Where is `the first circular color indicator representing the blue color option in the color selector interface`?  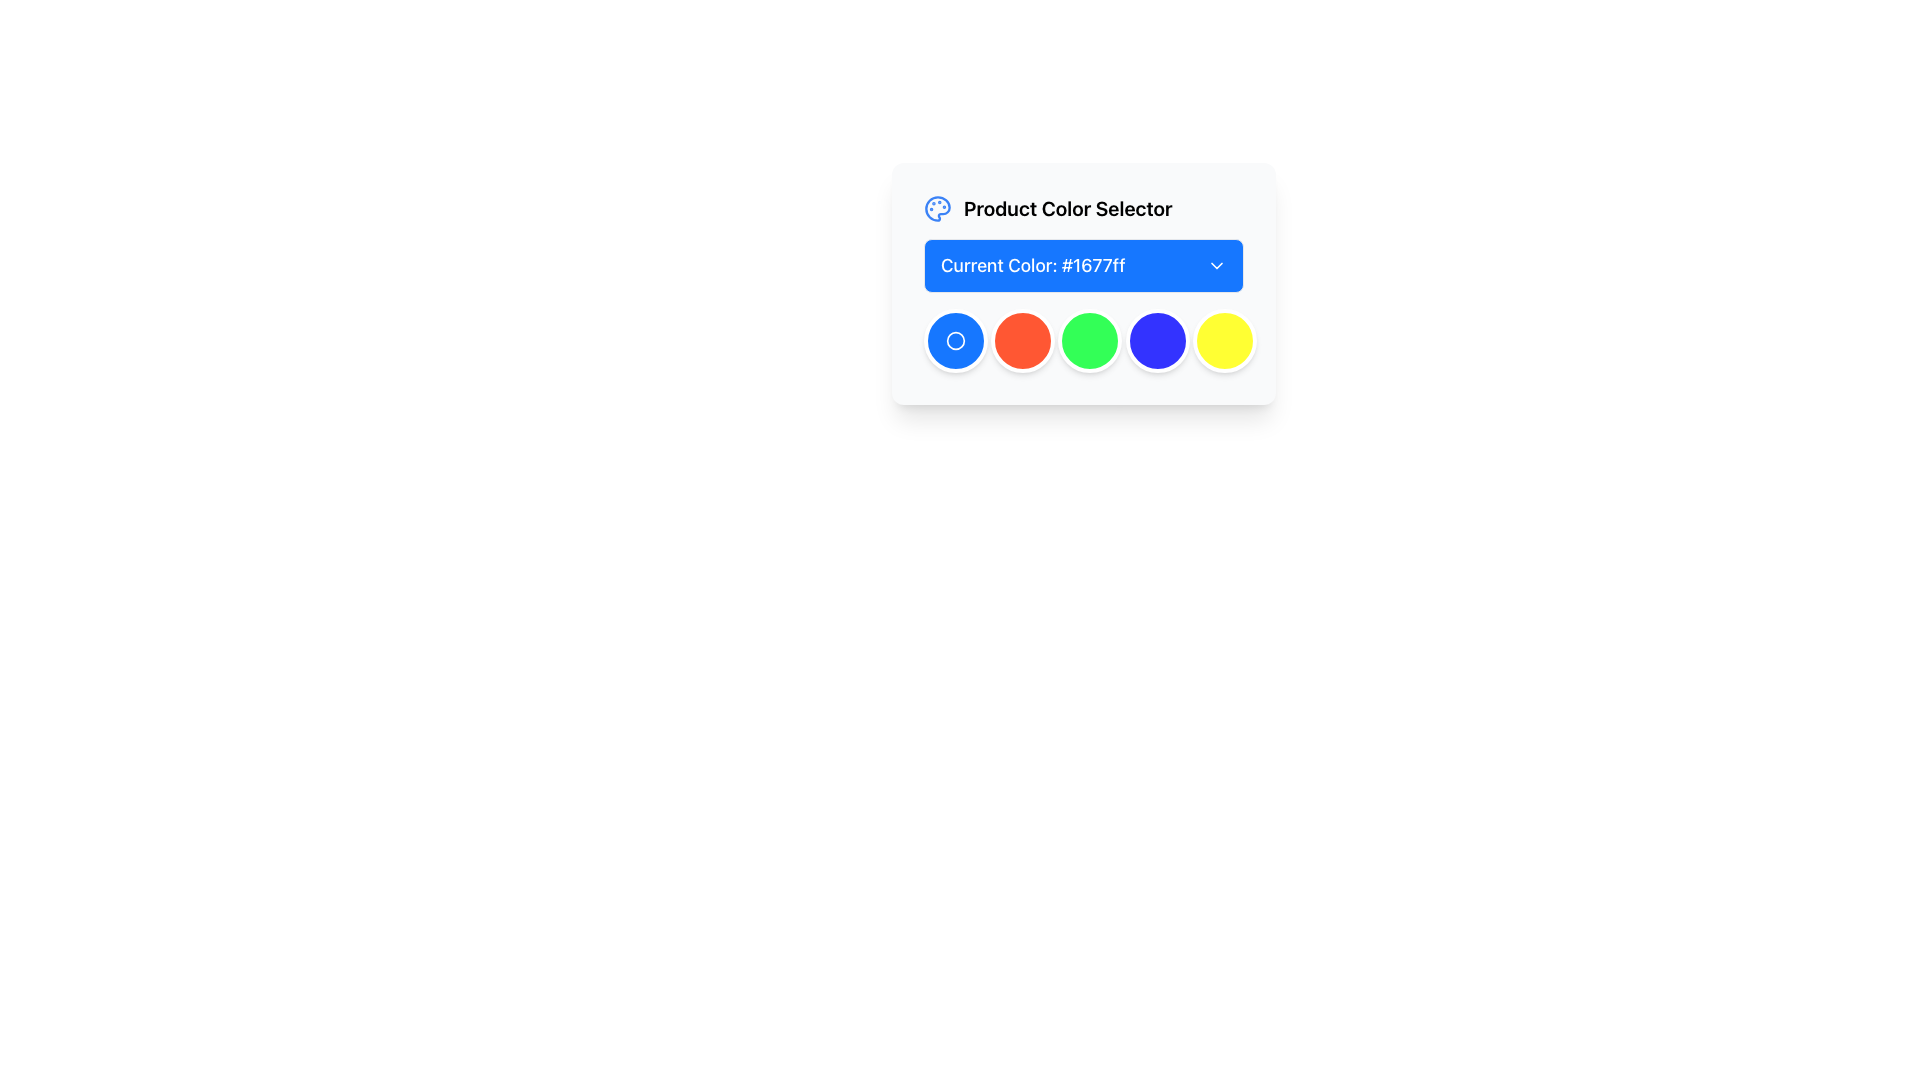
the first circular color indicator representing the blue color option in the color selector interface is located at coordinates (954, 339).